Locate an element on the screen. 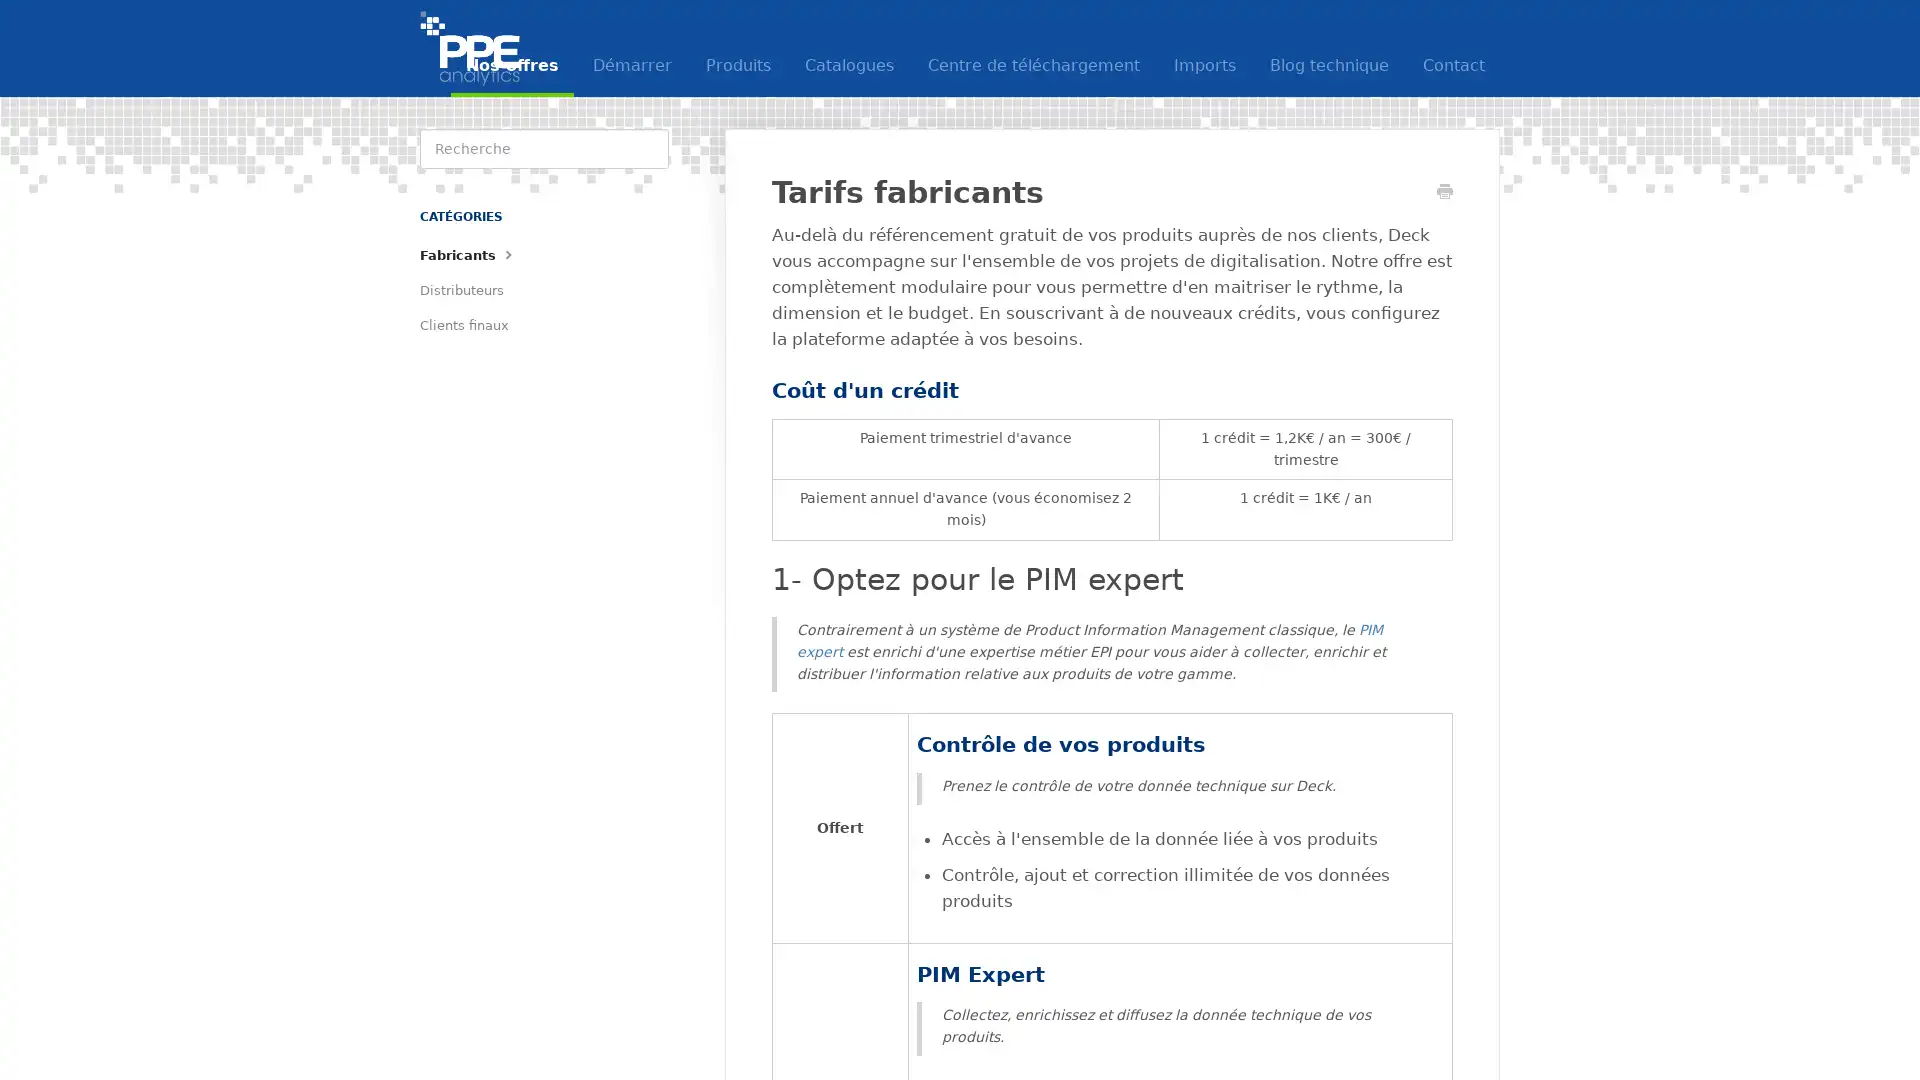  Toggle Search is located at coordinates (648, 148).